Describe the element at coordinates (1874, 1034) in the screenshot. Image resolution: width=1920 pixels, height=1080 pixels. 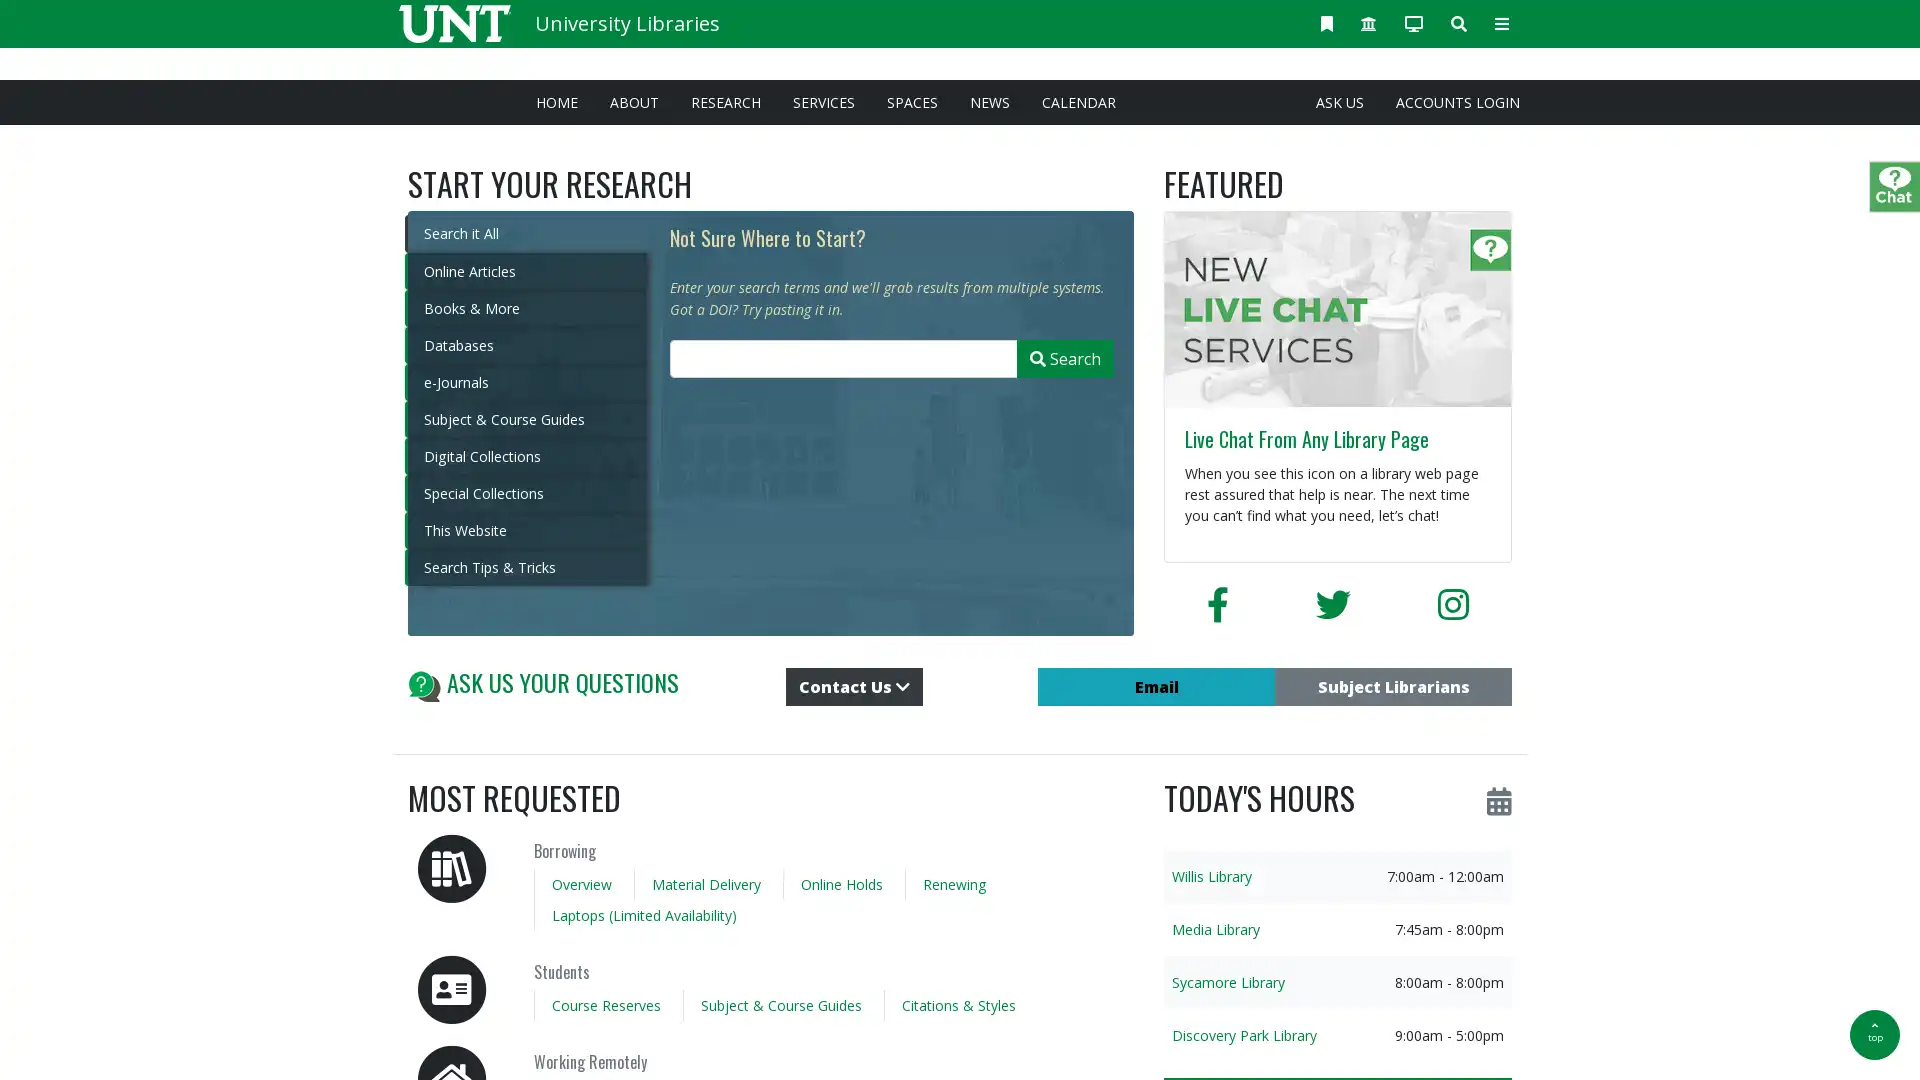
I see `top` at that location.